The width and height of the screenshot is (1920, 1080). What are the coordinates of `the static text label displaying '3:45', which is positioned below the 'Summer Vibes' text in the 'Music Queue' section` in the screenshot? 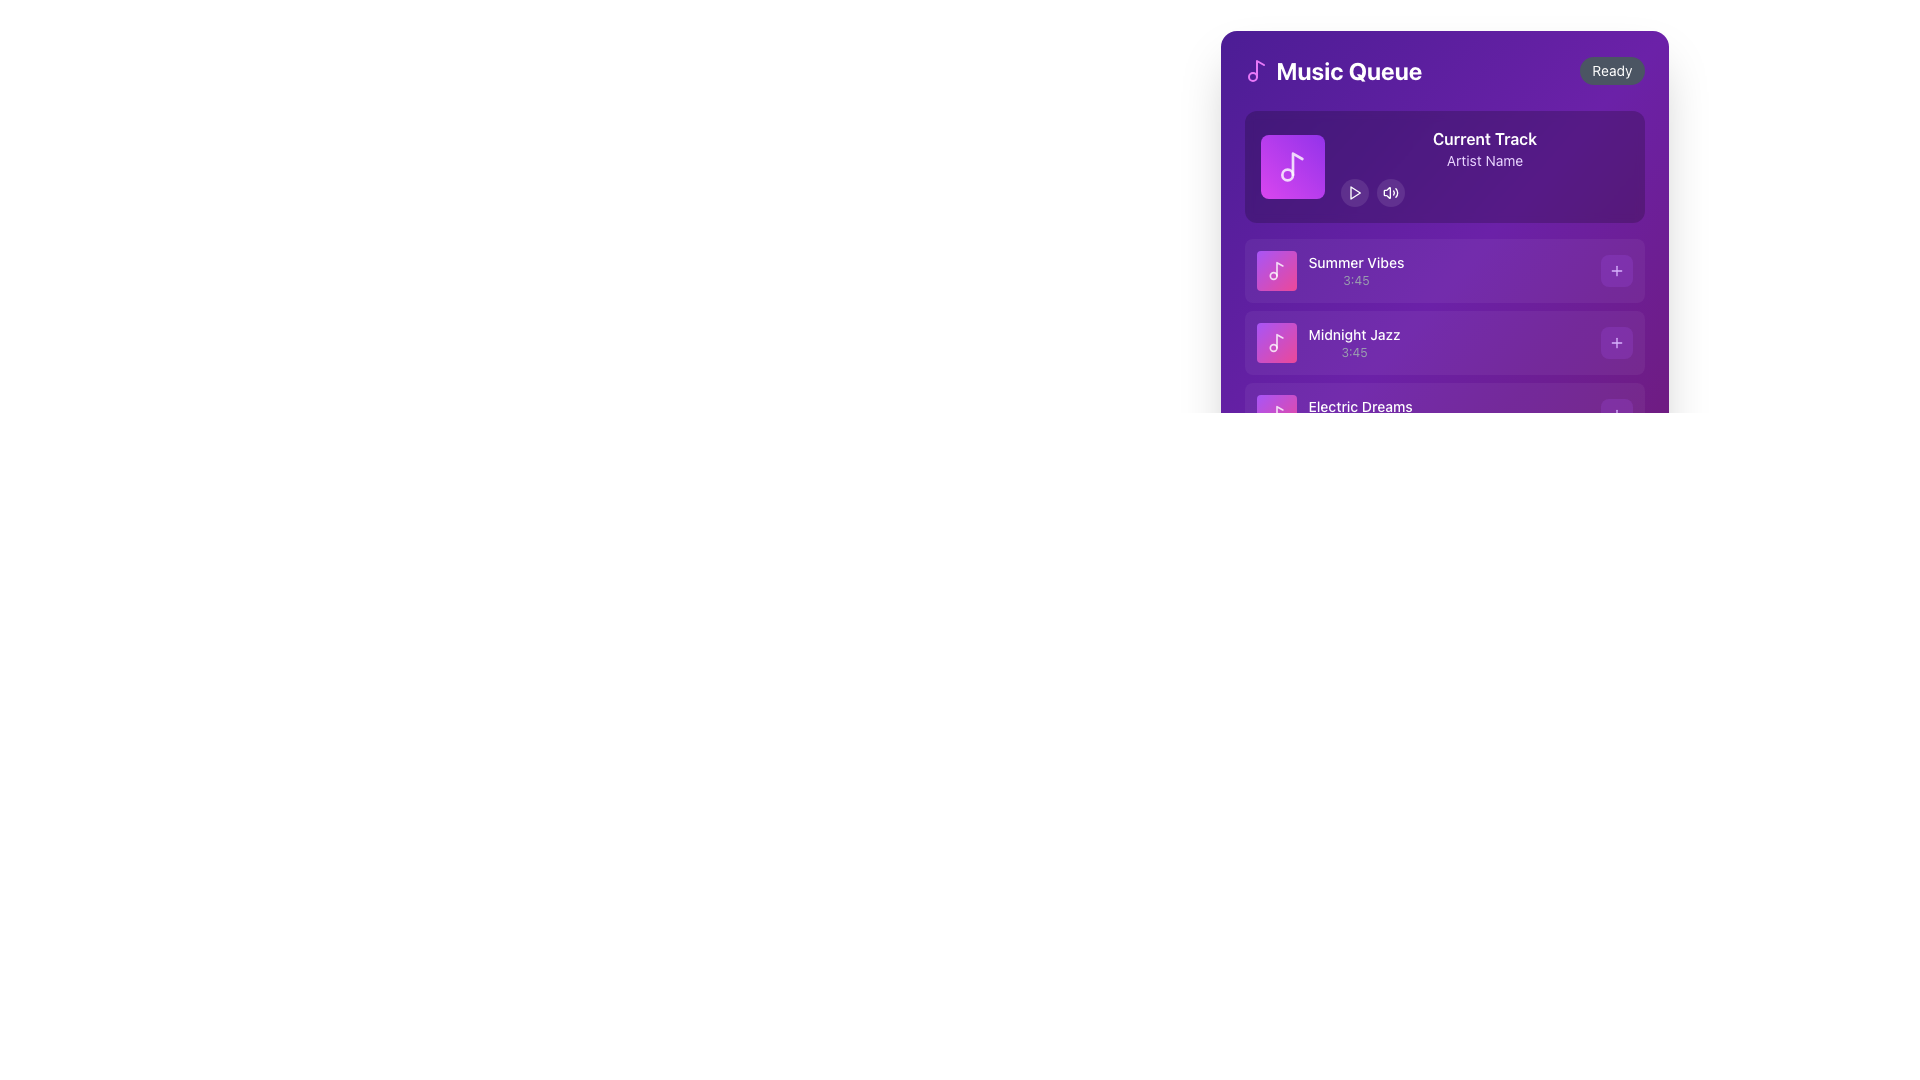 It's located at (1356, 281).